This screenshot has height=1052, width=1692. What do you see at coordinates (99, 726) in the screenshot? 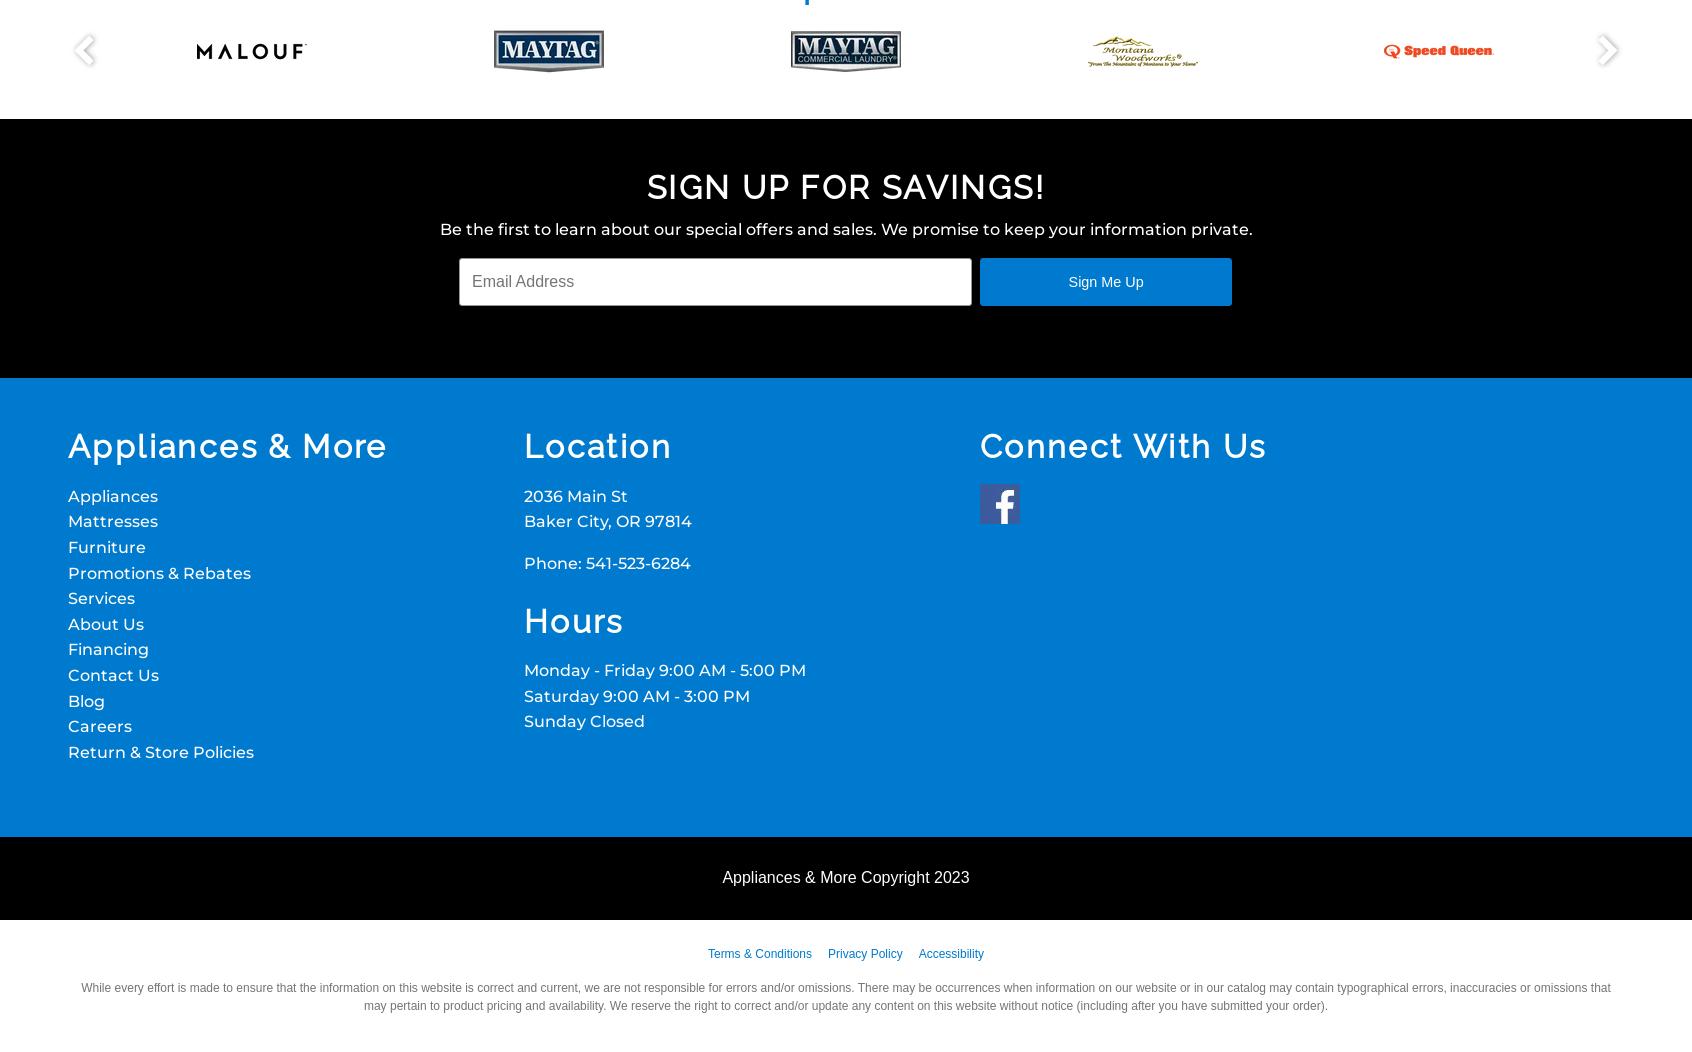
I see `'Careers'` at bounding box center [99, 726].